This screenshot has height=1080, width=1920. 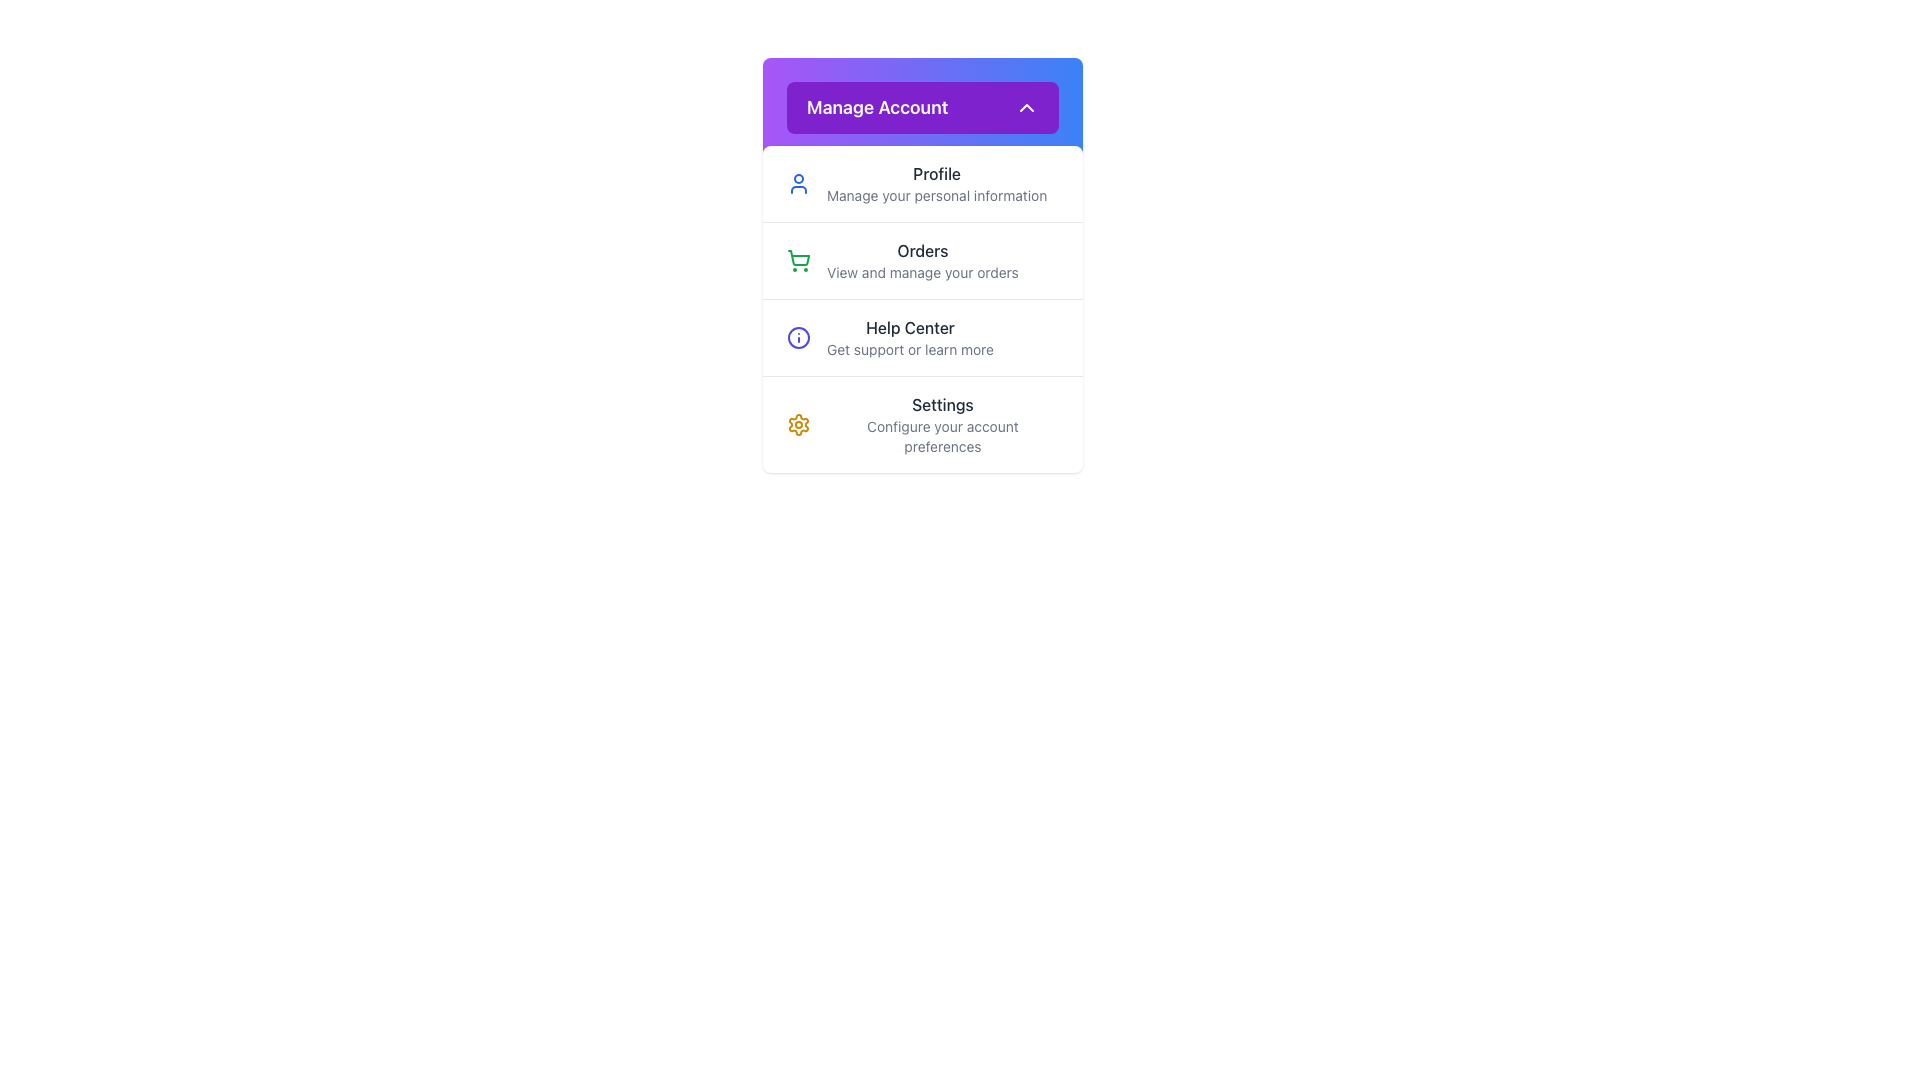 What do you see at coordinates (797, 184) in the screenshot?
I see `the user profile icon, which is a blue circular head and torso outline located to the left of the 'Profile' text in the 'Manage Account' dropdown menu` at bounding box center [797, 184].